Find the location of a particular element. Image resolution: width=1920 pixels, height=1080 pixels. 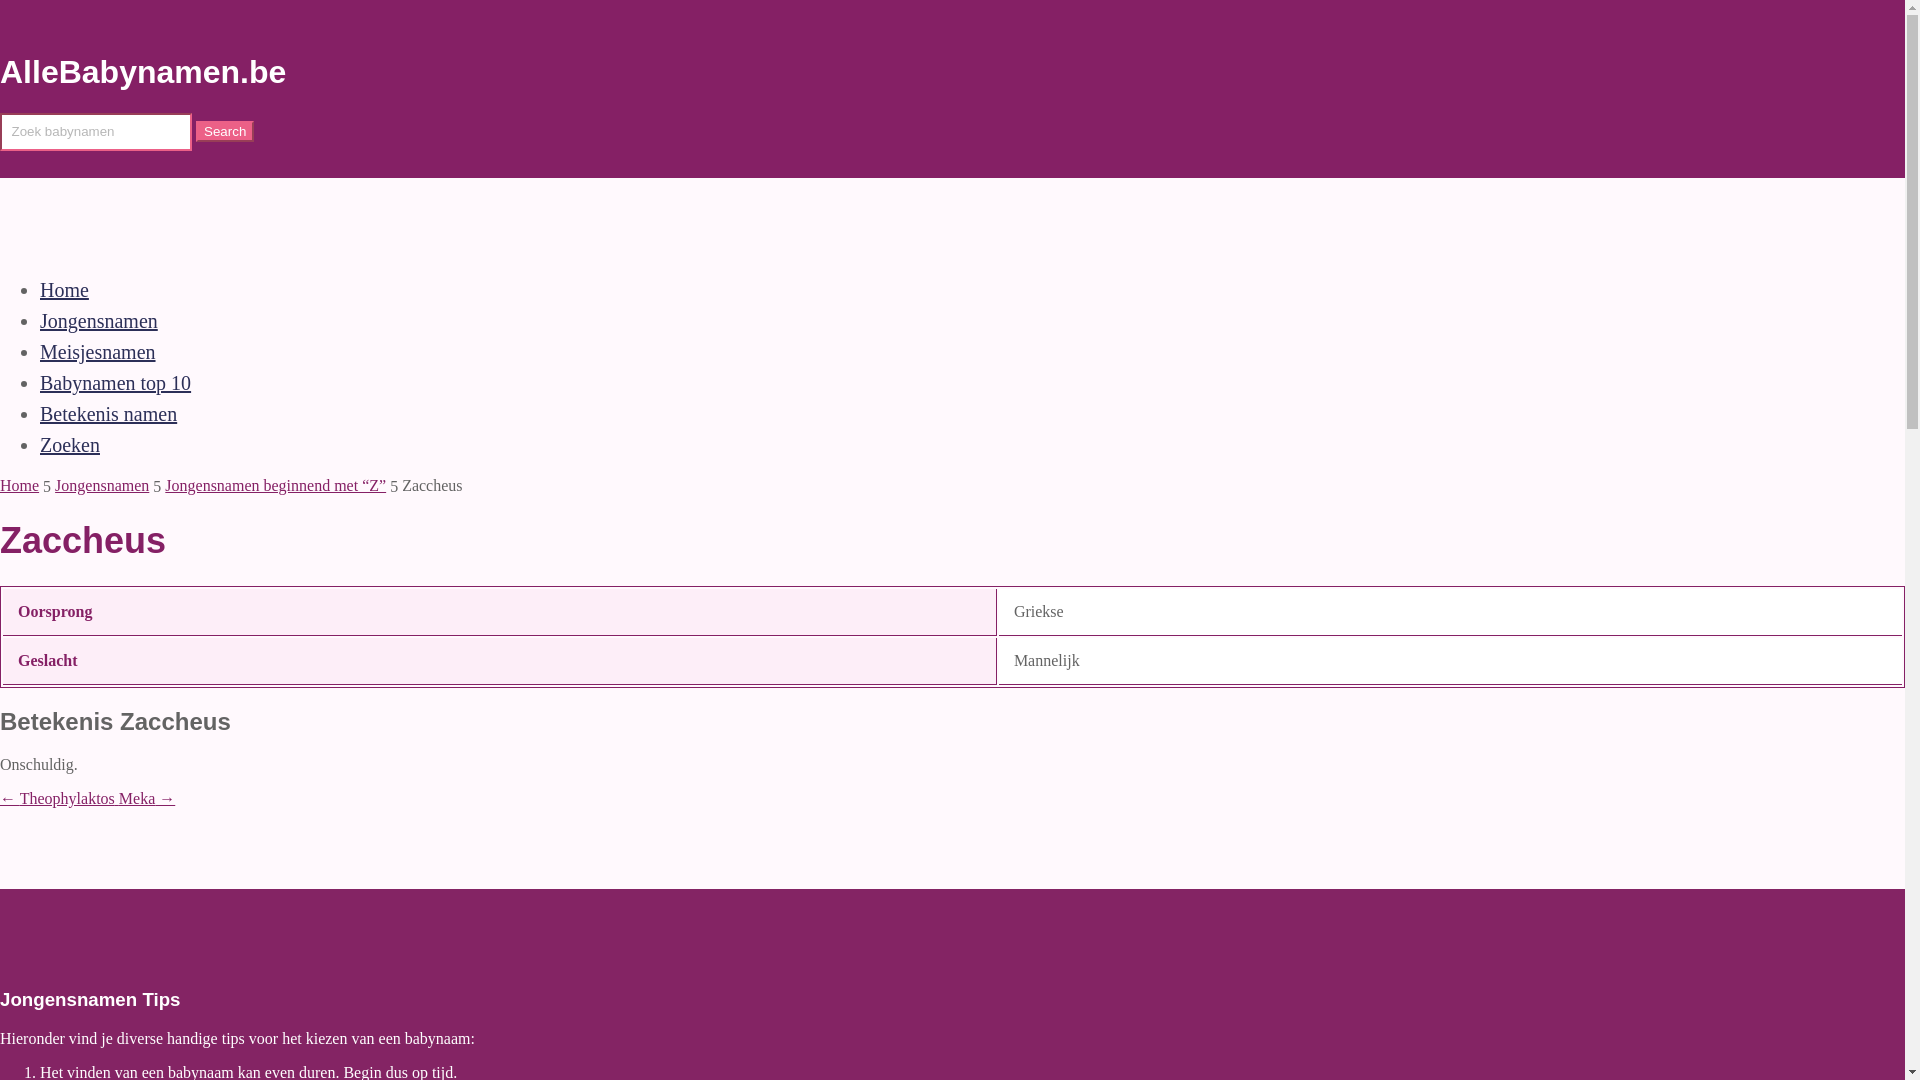

'AlleBabynamen.be' is located at coordinates (142, 71).